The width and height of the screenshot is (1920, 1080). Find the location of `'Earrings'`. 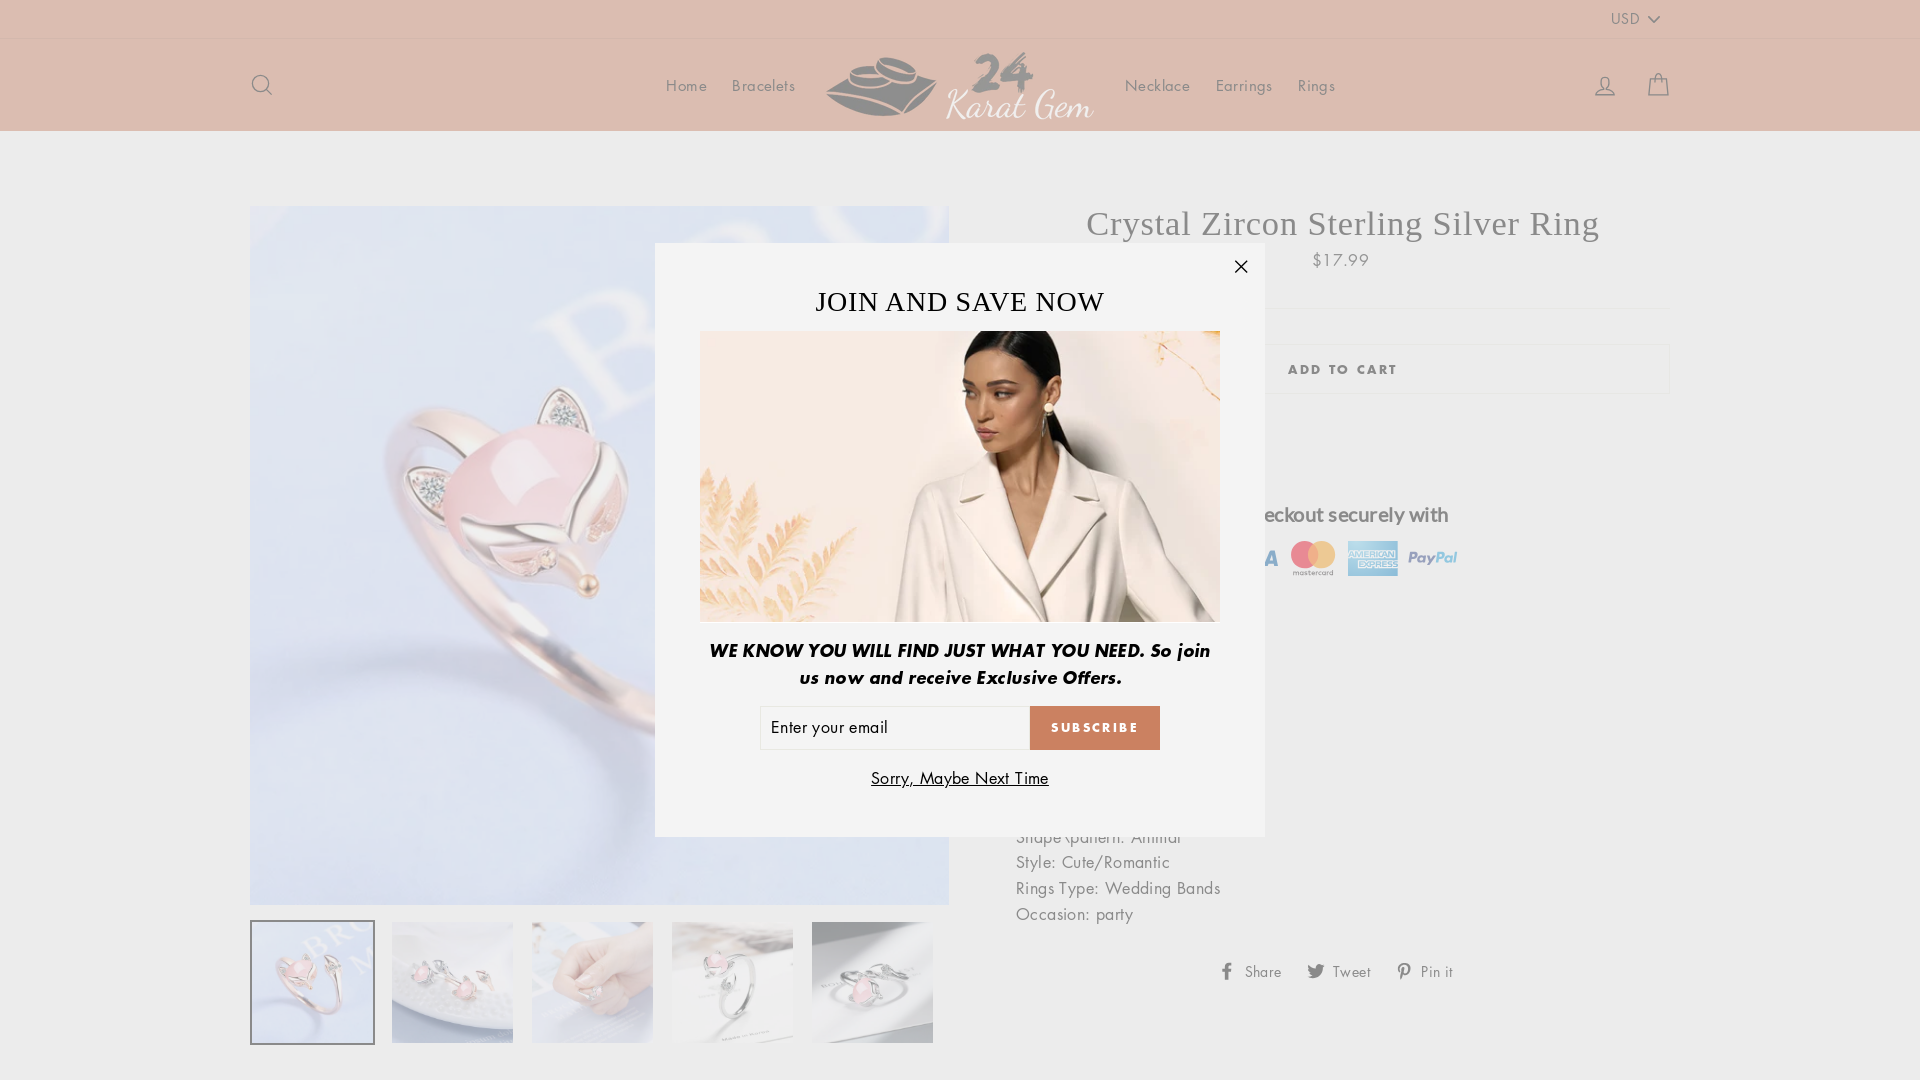

'Earrings' is located at coordinates (1243, 83).